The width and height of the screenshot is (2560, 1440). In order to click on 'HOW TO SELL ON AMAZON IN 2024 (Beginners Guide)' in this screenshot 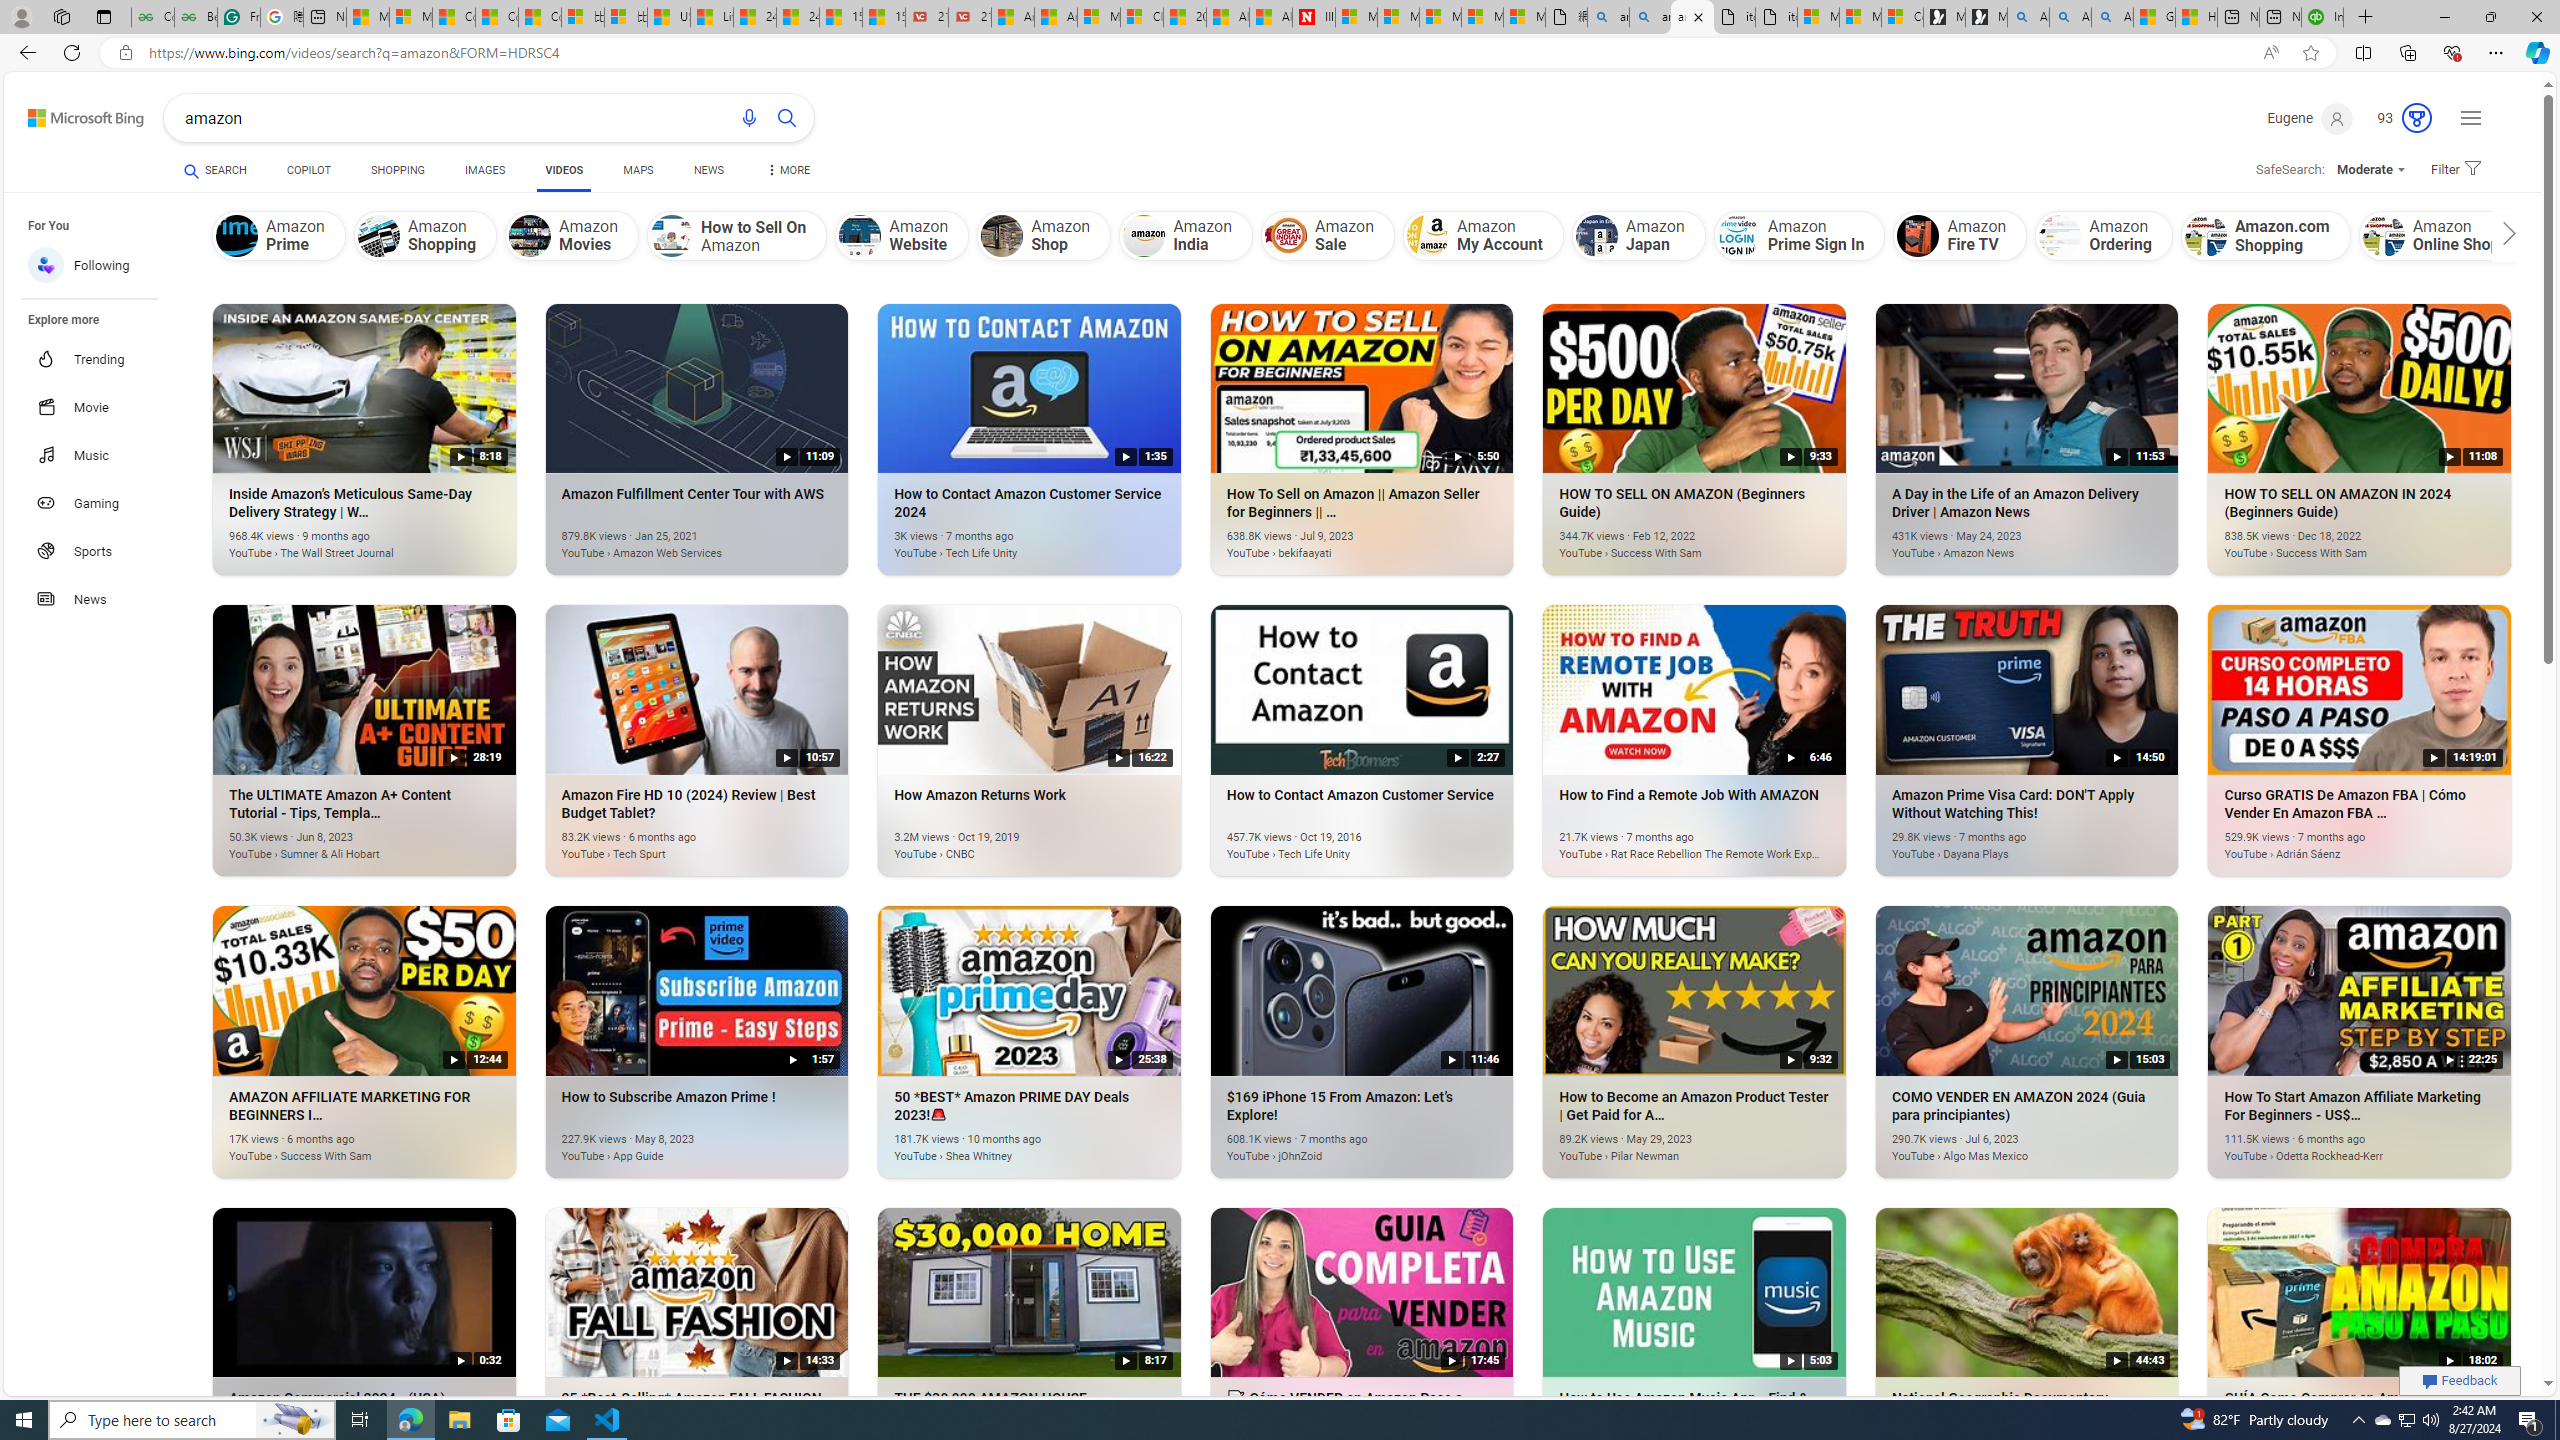, I will do `click(2328, 541)`.